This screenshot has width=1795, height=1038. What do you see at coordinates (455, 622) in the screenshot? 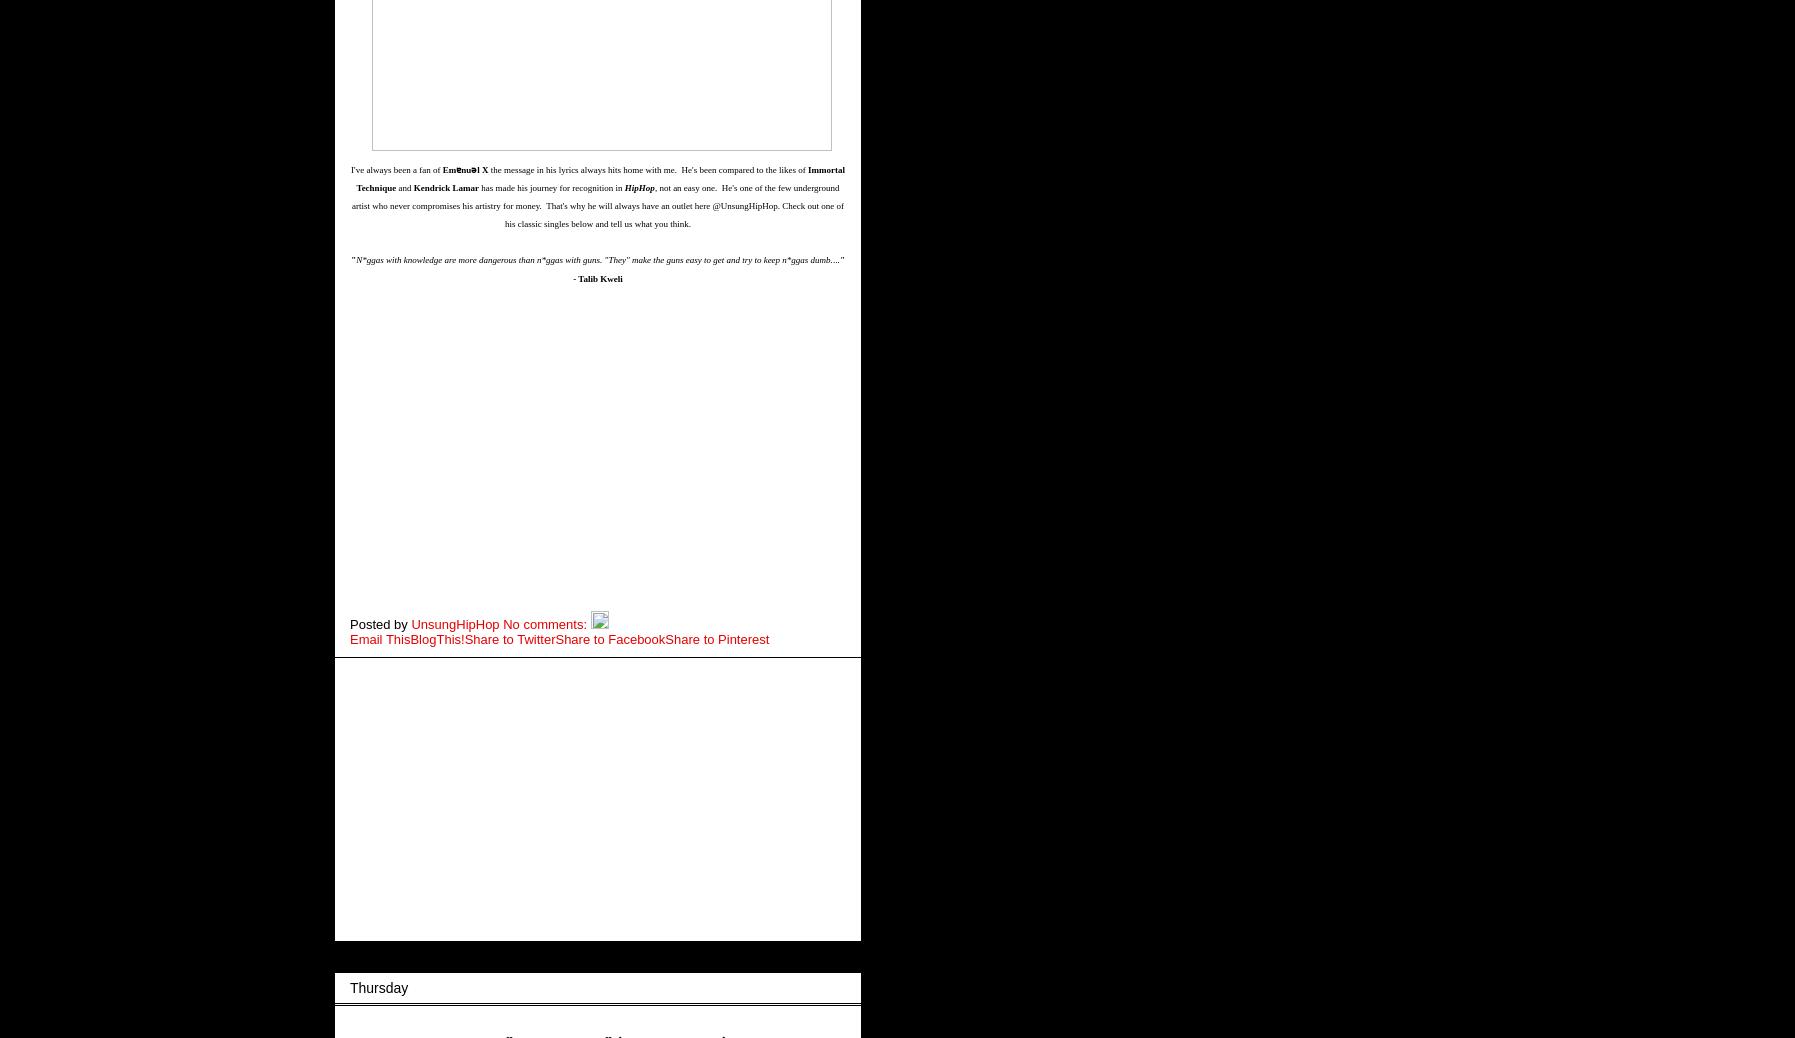
I see `'UnsungHipHop'` at bounding box center [455, 622].